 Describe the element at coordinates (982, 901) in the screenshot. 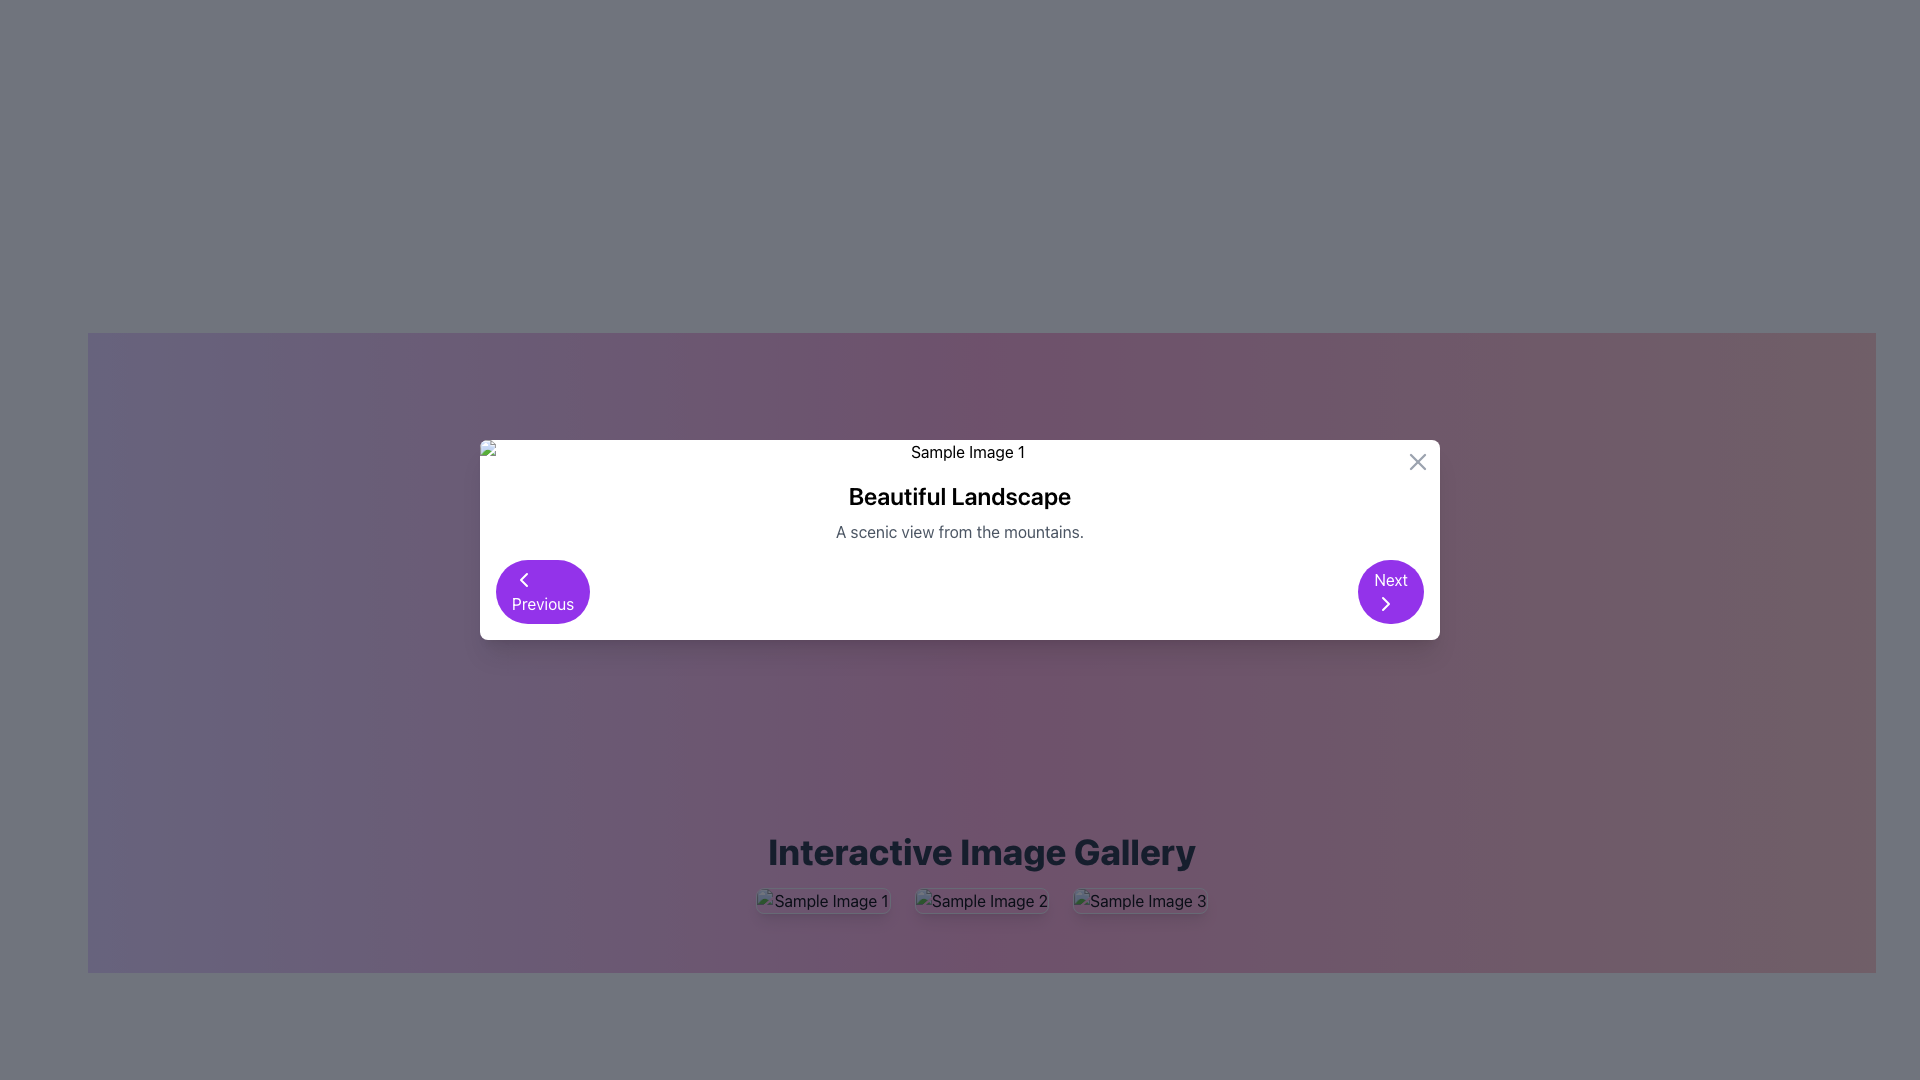

I see `the image display element labeled 'Sample Image 2'` at that location.